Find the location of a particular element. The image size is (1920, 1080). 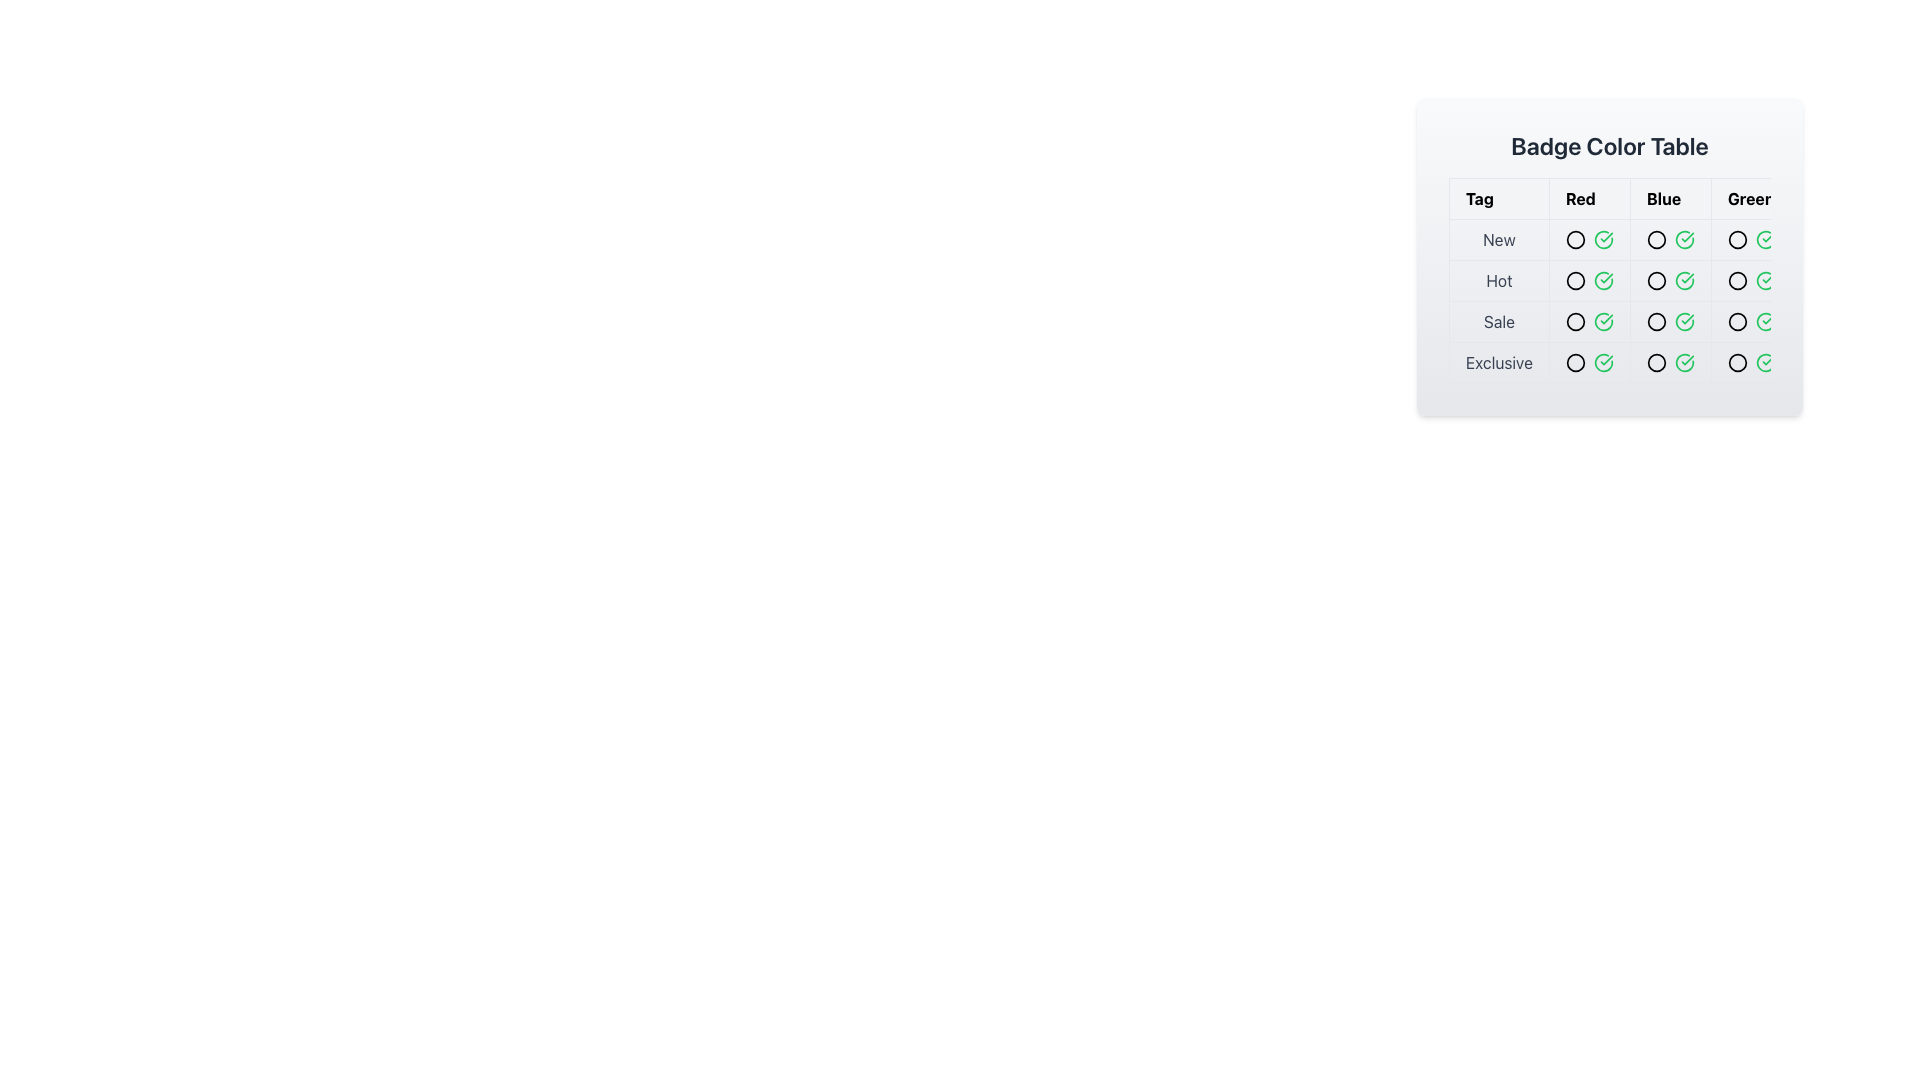

the graphical indicator (circle) located in the second row and third column of the 'Badge Color Table', under the 'Blue' column and beside the 'Hot' row label is located at coordinates (1662, 301).